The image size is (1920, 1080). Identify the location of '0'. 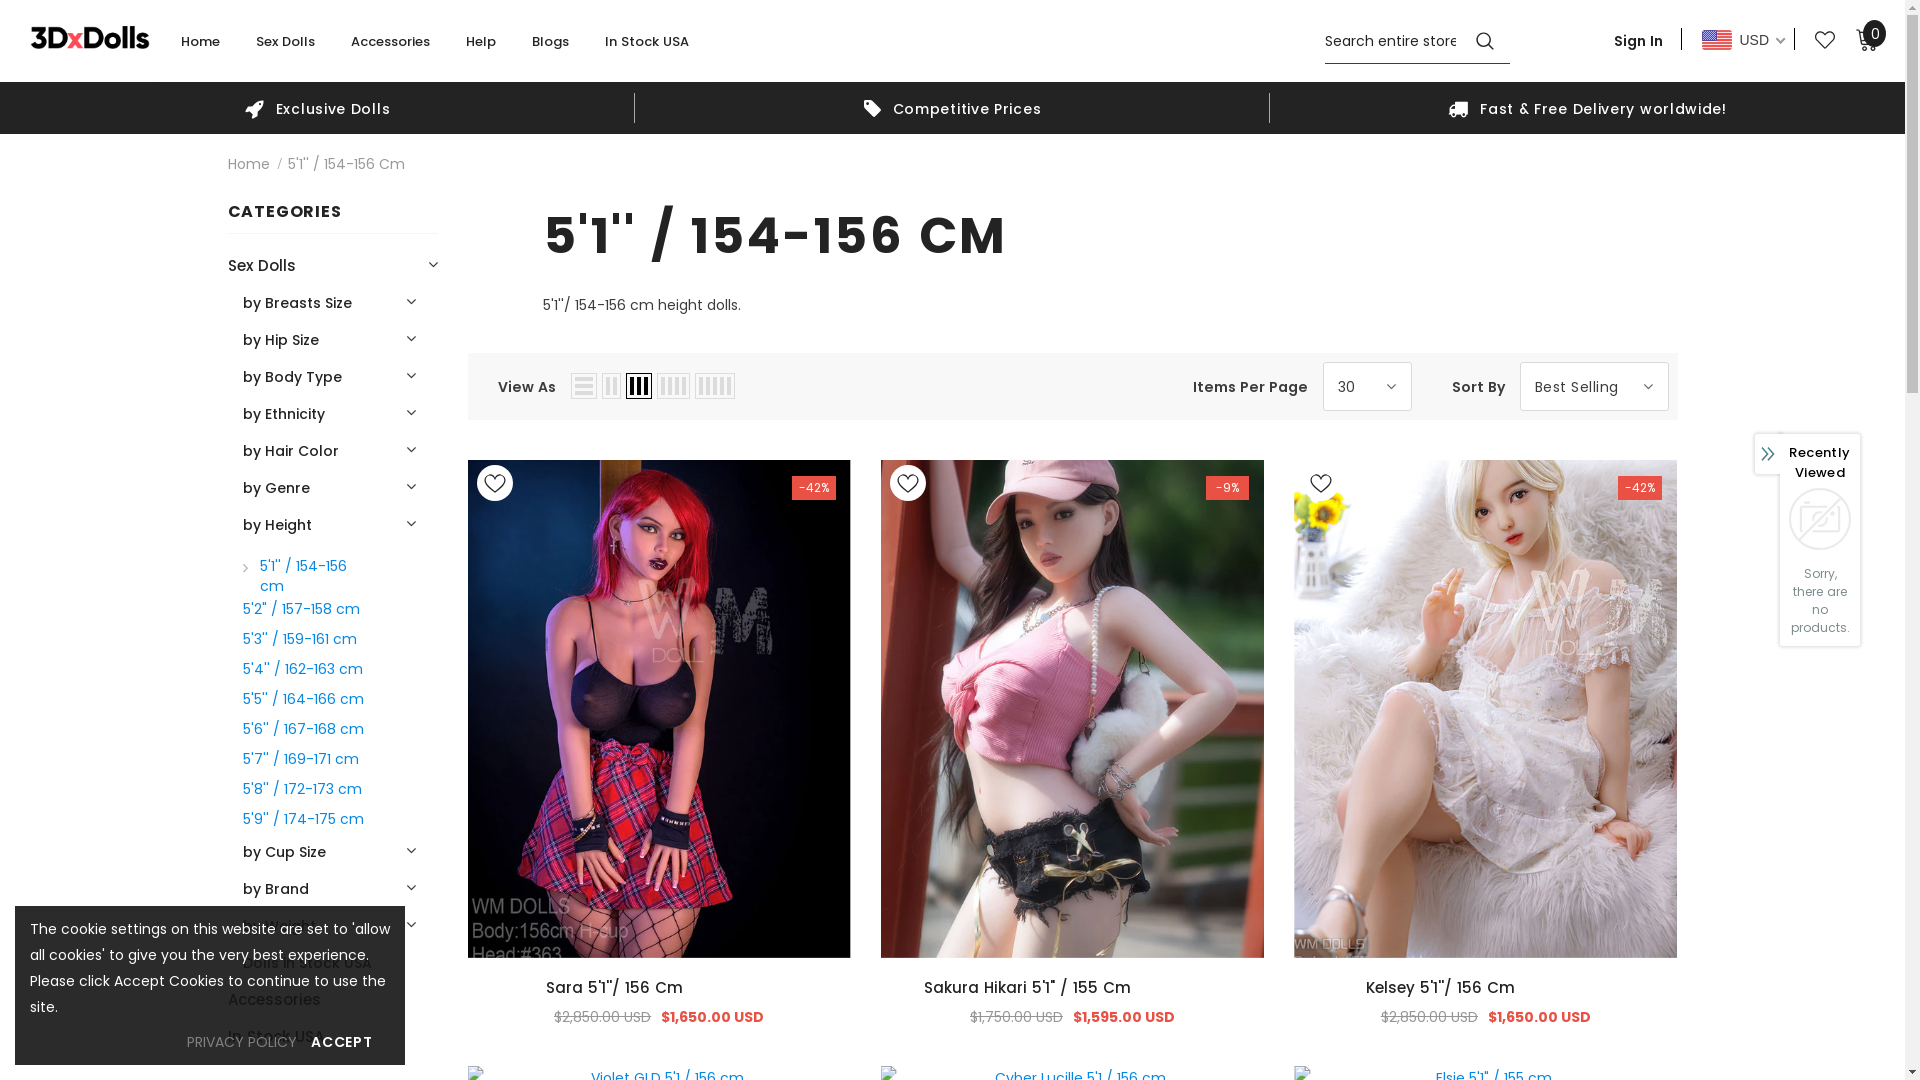
(1866, 38).